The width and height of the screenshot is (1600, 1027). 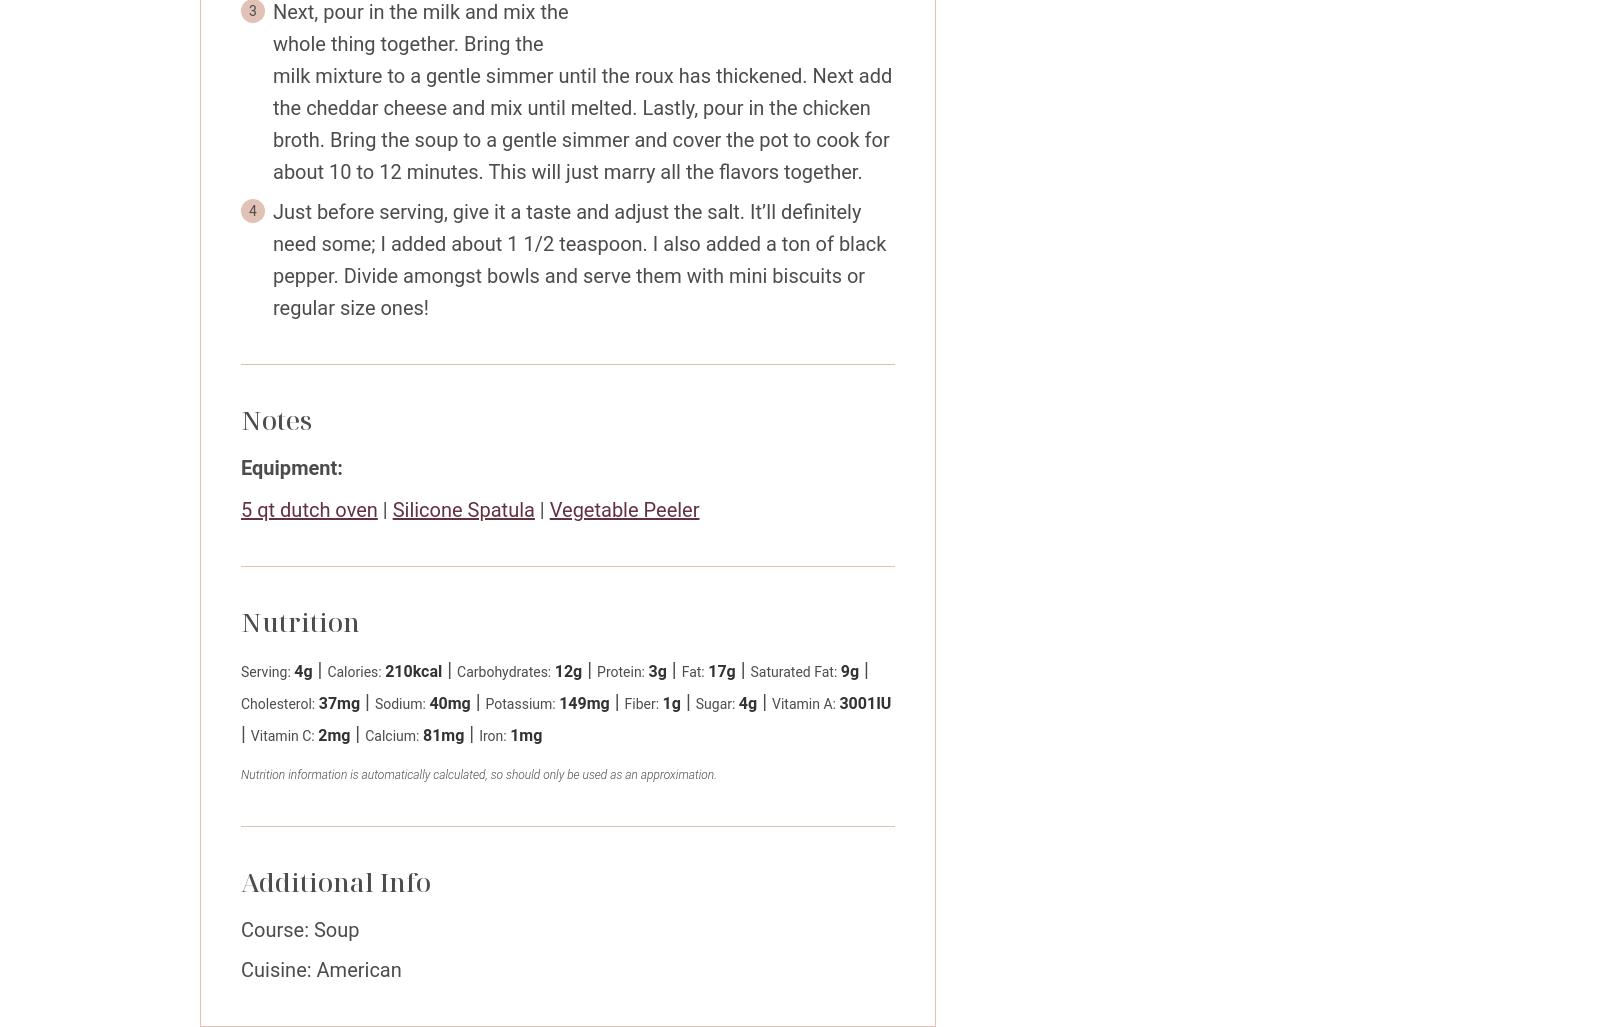 What do you see at coordinates (267, 670) in the screenshot?
I see `'Serving:'` at bounding box center [267, 670].